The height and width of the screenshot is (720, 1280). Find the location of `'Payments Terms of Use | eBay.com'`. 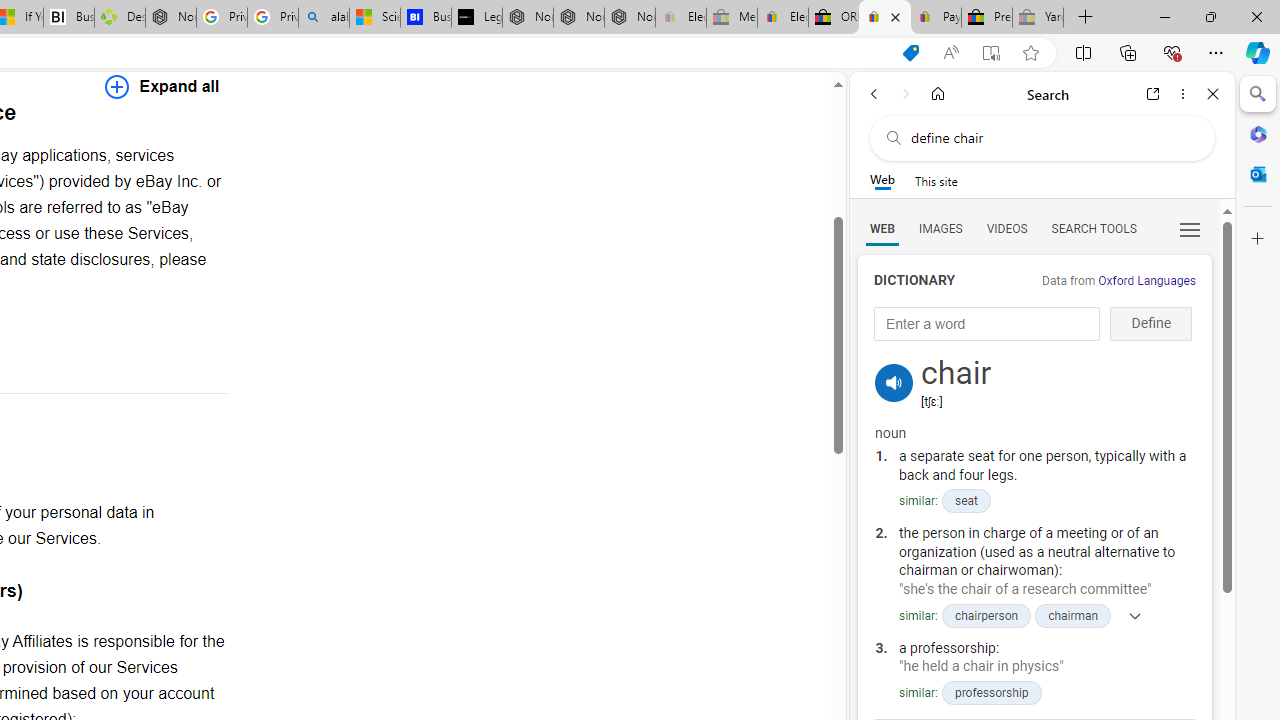

'Payments Terms of Use | eBay.com' is located at coordinates (935, 17).